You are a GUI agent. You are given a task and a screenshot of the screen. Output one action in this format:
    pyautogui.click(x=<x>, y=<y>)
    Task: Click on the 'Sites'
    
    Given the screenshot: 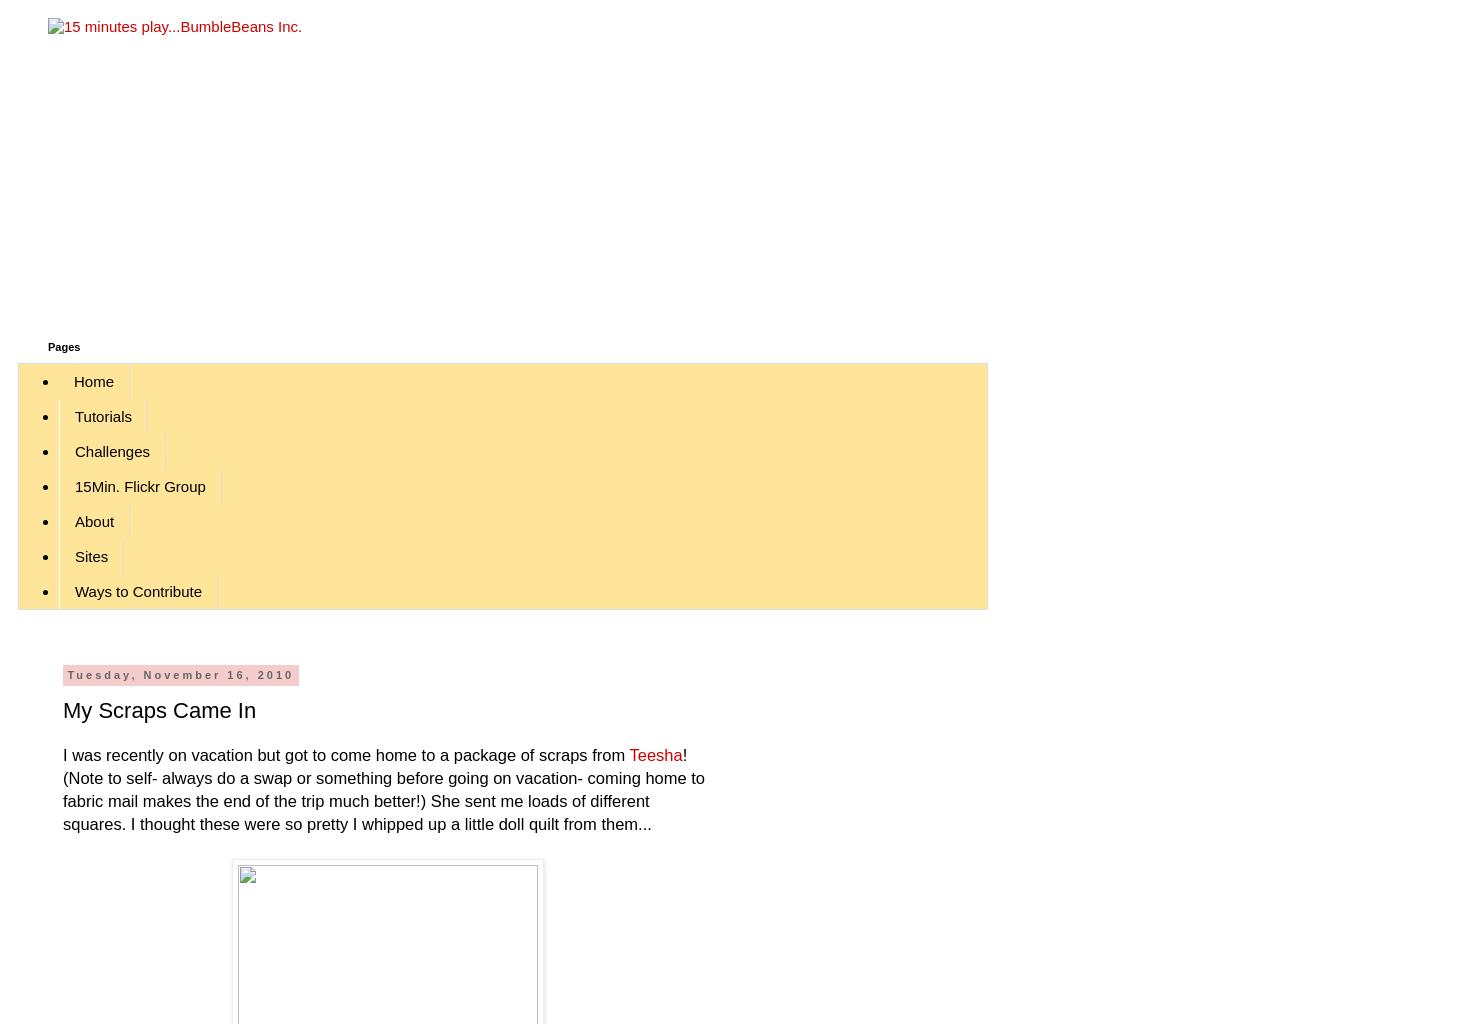 What is the action you would take?
    pyautogui.click(x=90, y=555)
    